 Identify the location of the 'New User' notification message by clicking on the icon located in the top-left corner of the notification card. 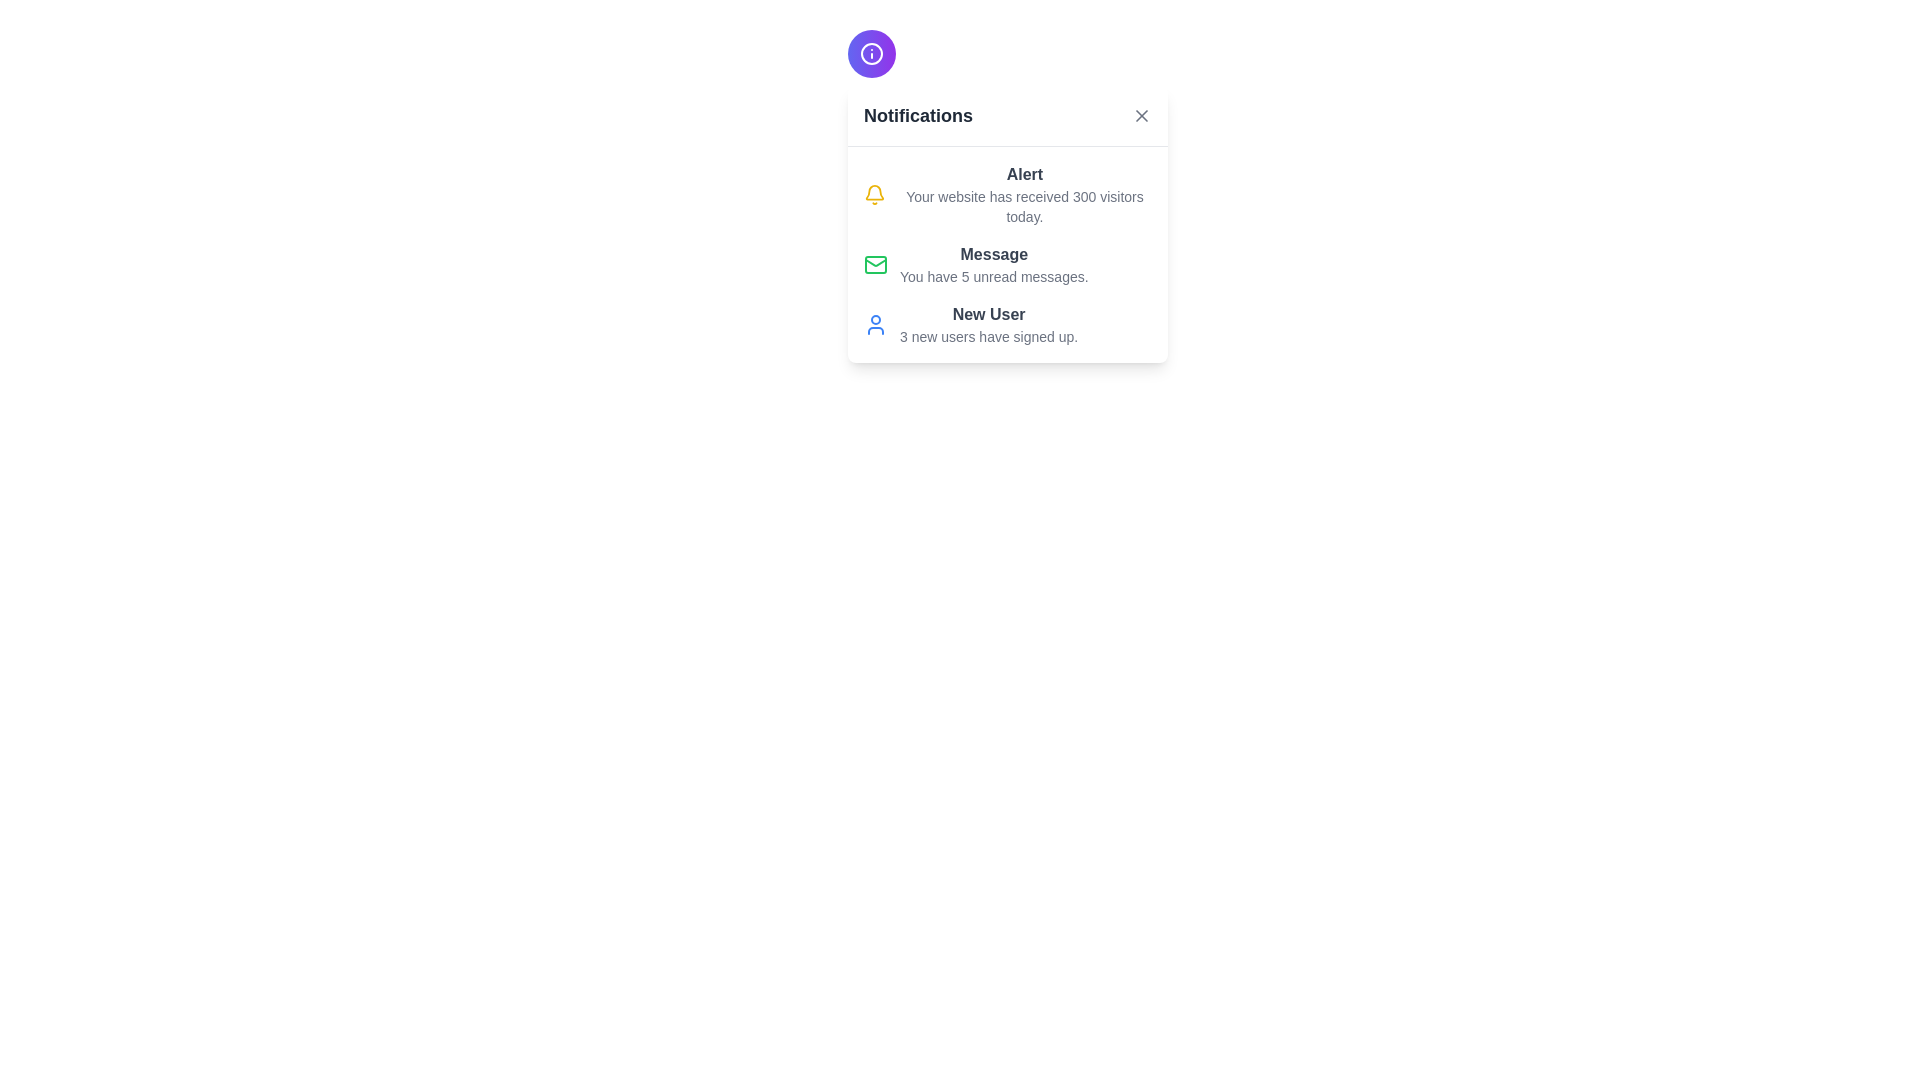
(875, 323).